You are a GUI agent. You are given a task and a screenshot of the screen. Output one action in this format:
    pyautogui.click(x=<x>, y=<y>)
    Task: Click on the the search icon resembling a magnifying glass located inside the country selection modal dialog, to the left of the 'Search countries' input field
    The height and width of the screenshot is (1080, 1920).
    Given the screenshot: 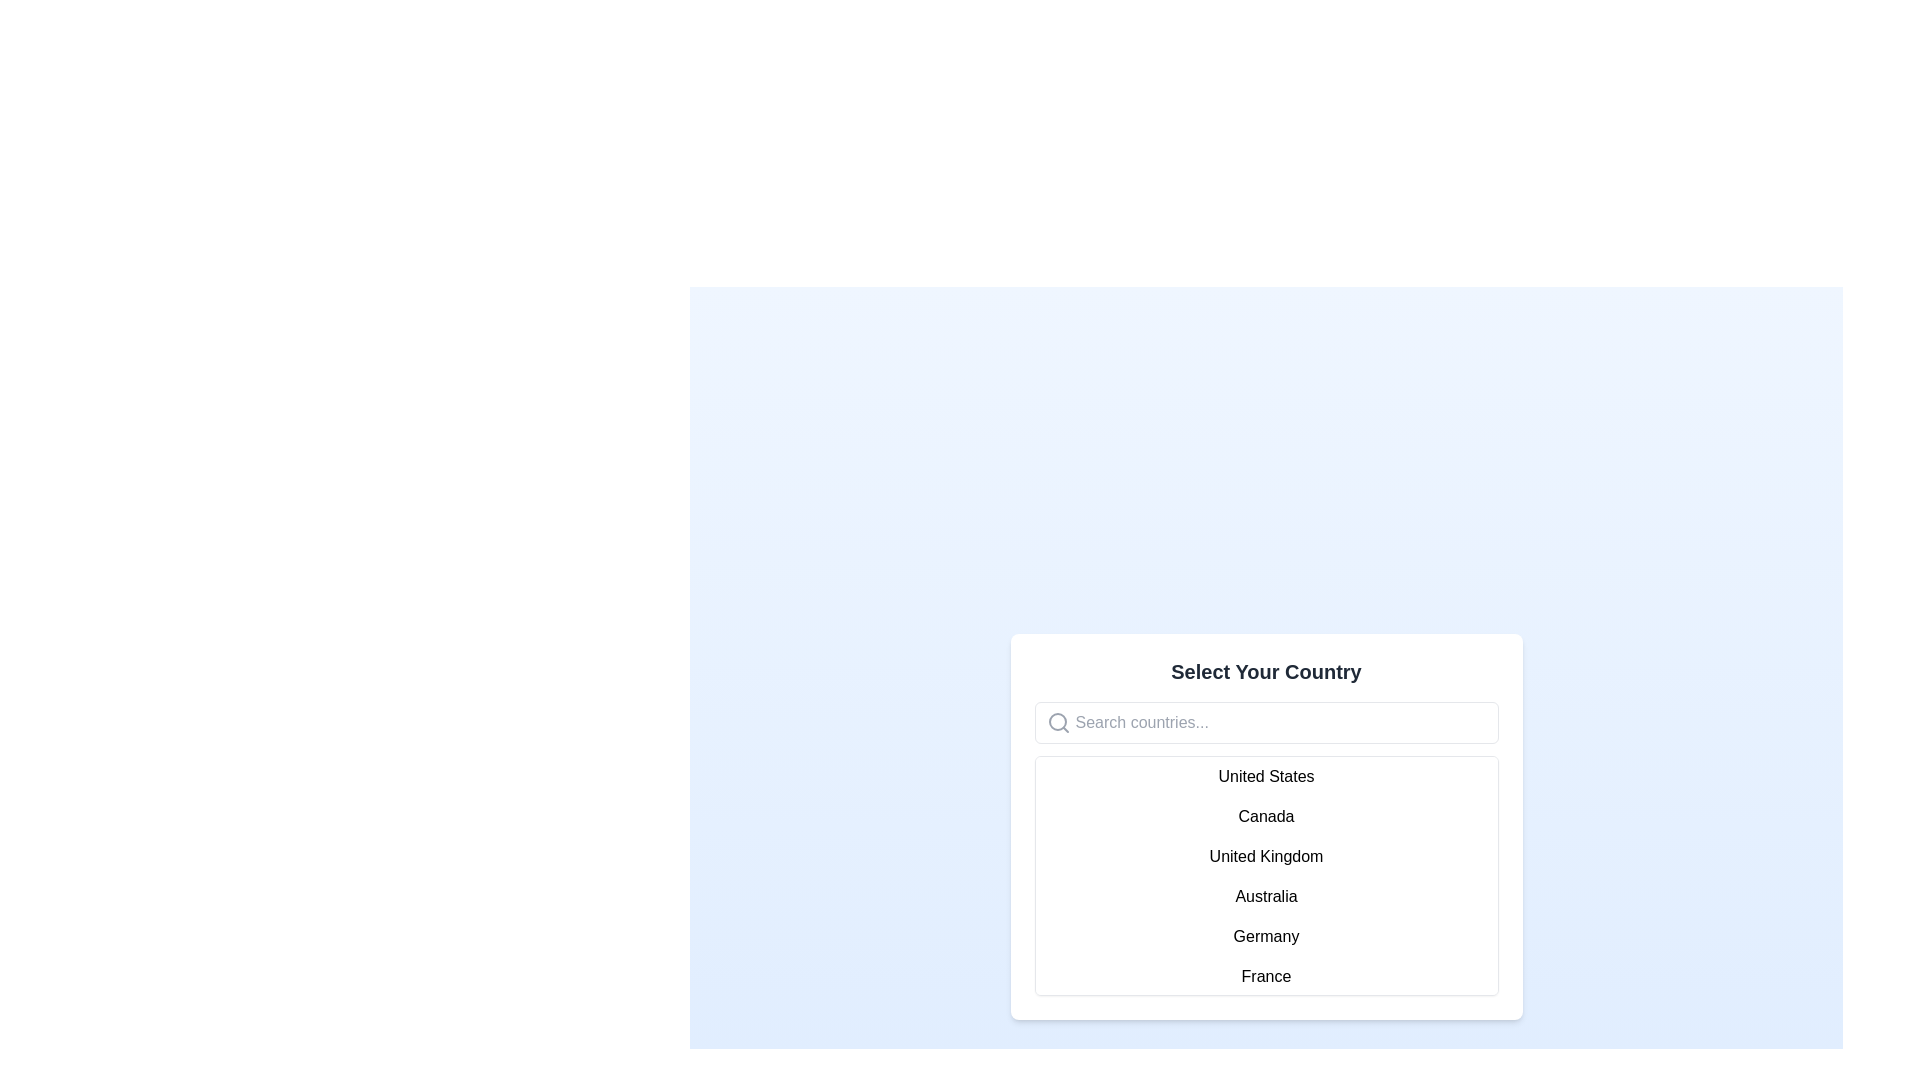 What is the action you would take?
    pyautogui.click(x=1056, y=721)
    